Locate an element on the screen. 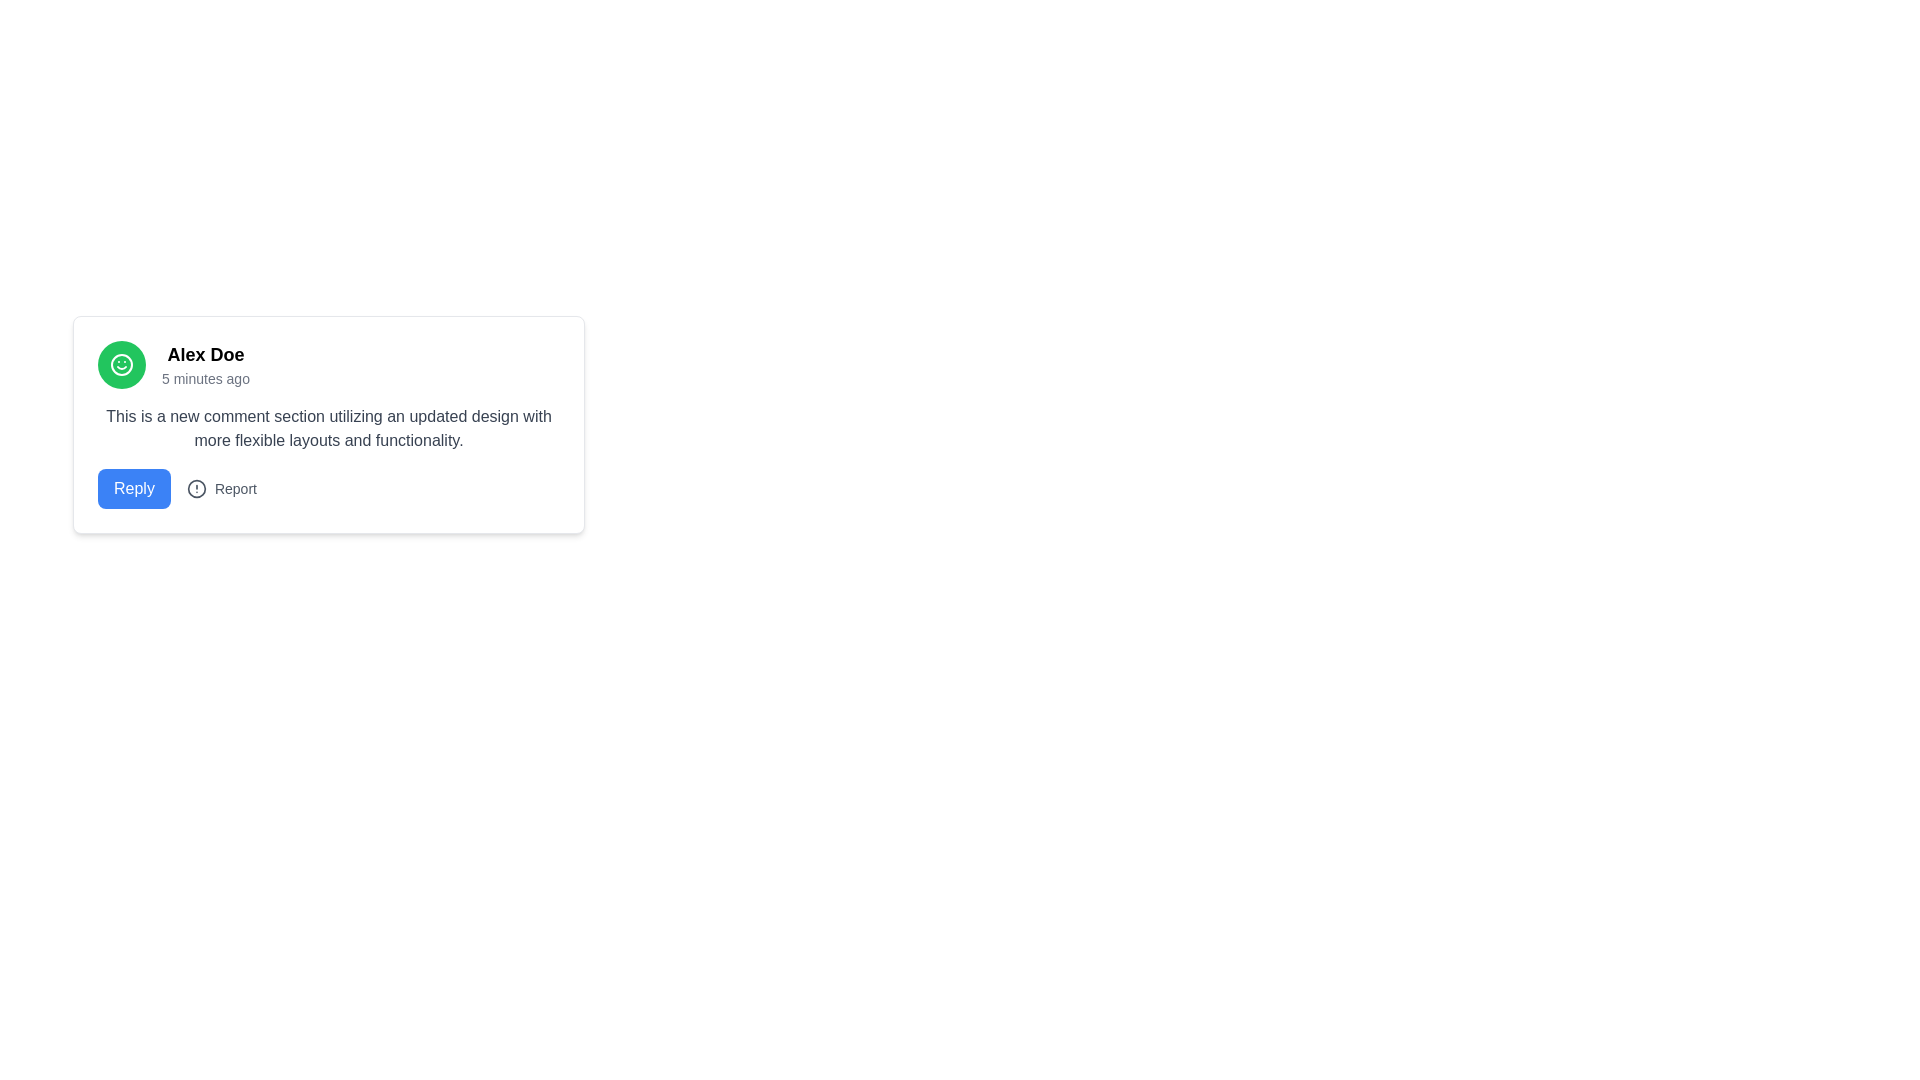  the report icon located before the text label in the report button section is located at coordinates (196, 489).